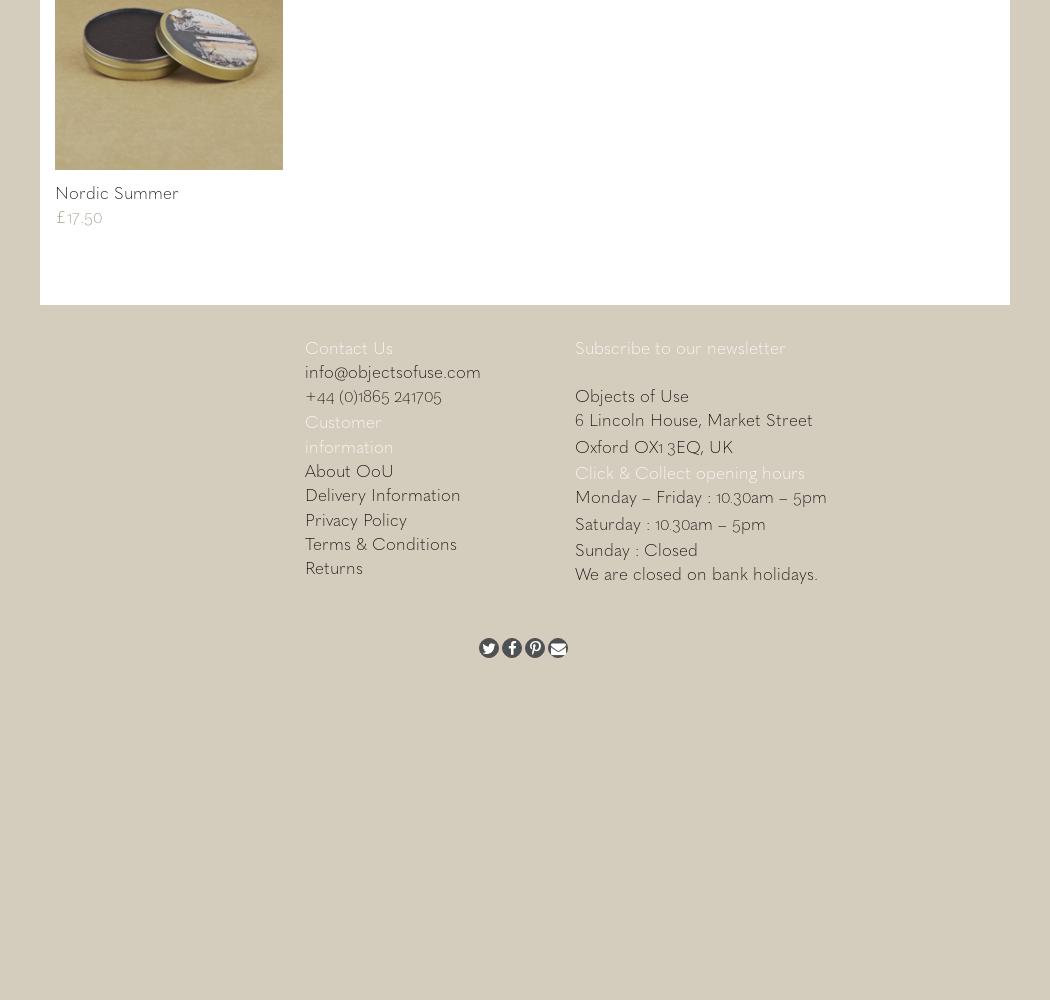 The image size is (1050, 1000). Describe the element at coordinates (354, 517) in the screenshot. I see `'Privacy Policy'` at that location.